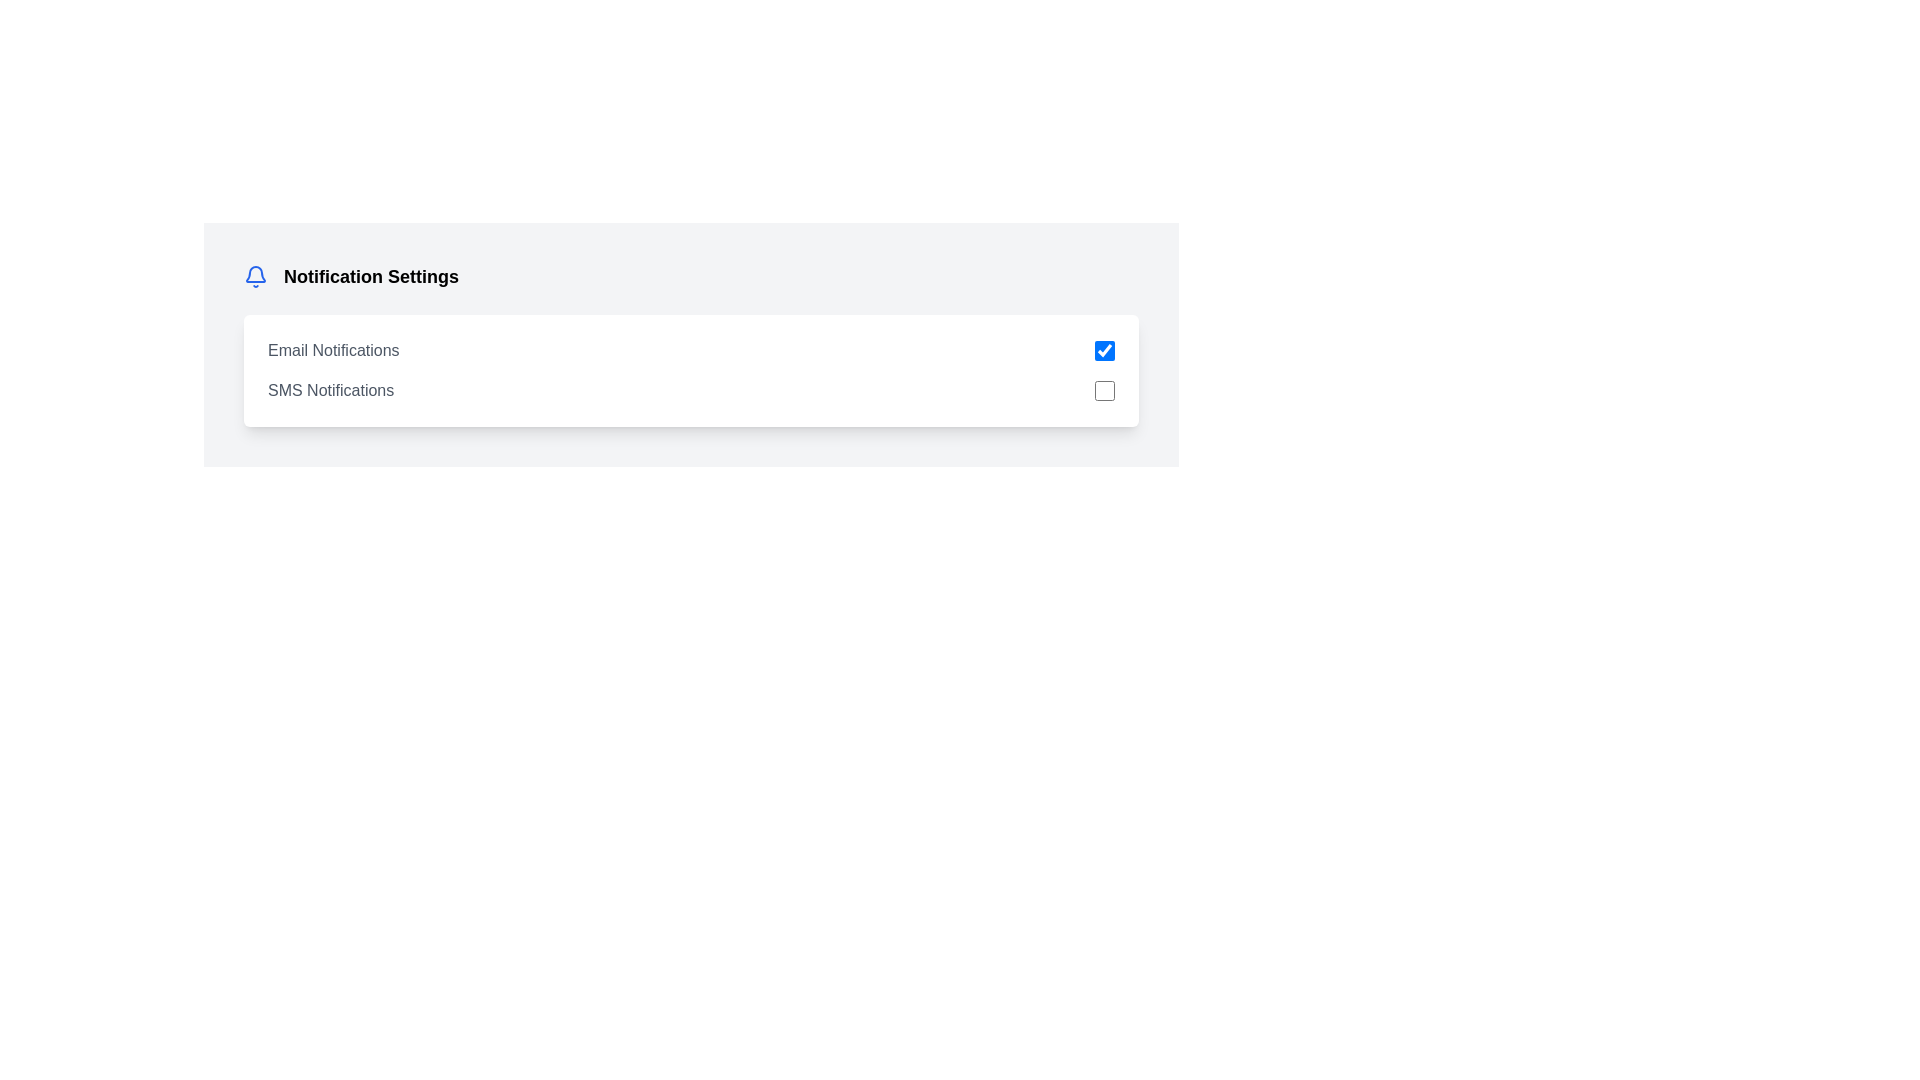  Describe the element at coordinates (1103, 390) in the screenshot. I see `the SMS Notifications checkbox` at that location.